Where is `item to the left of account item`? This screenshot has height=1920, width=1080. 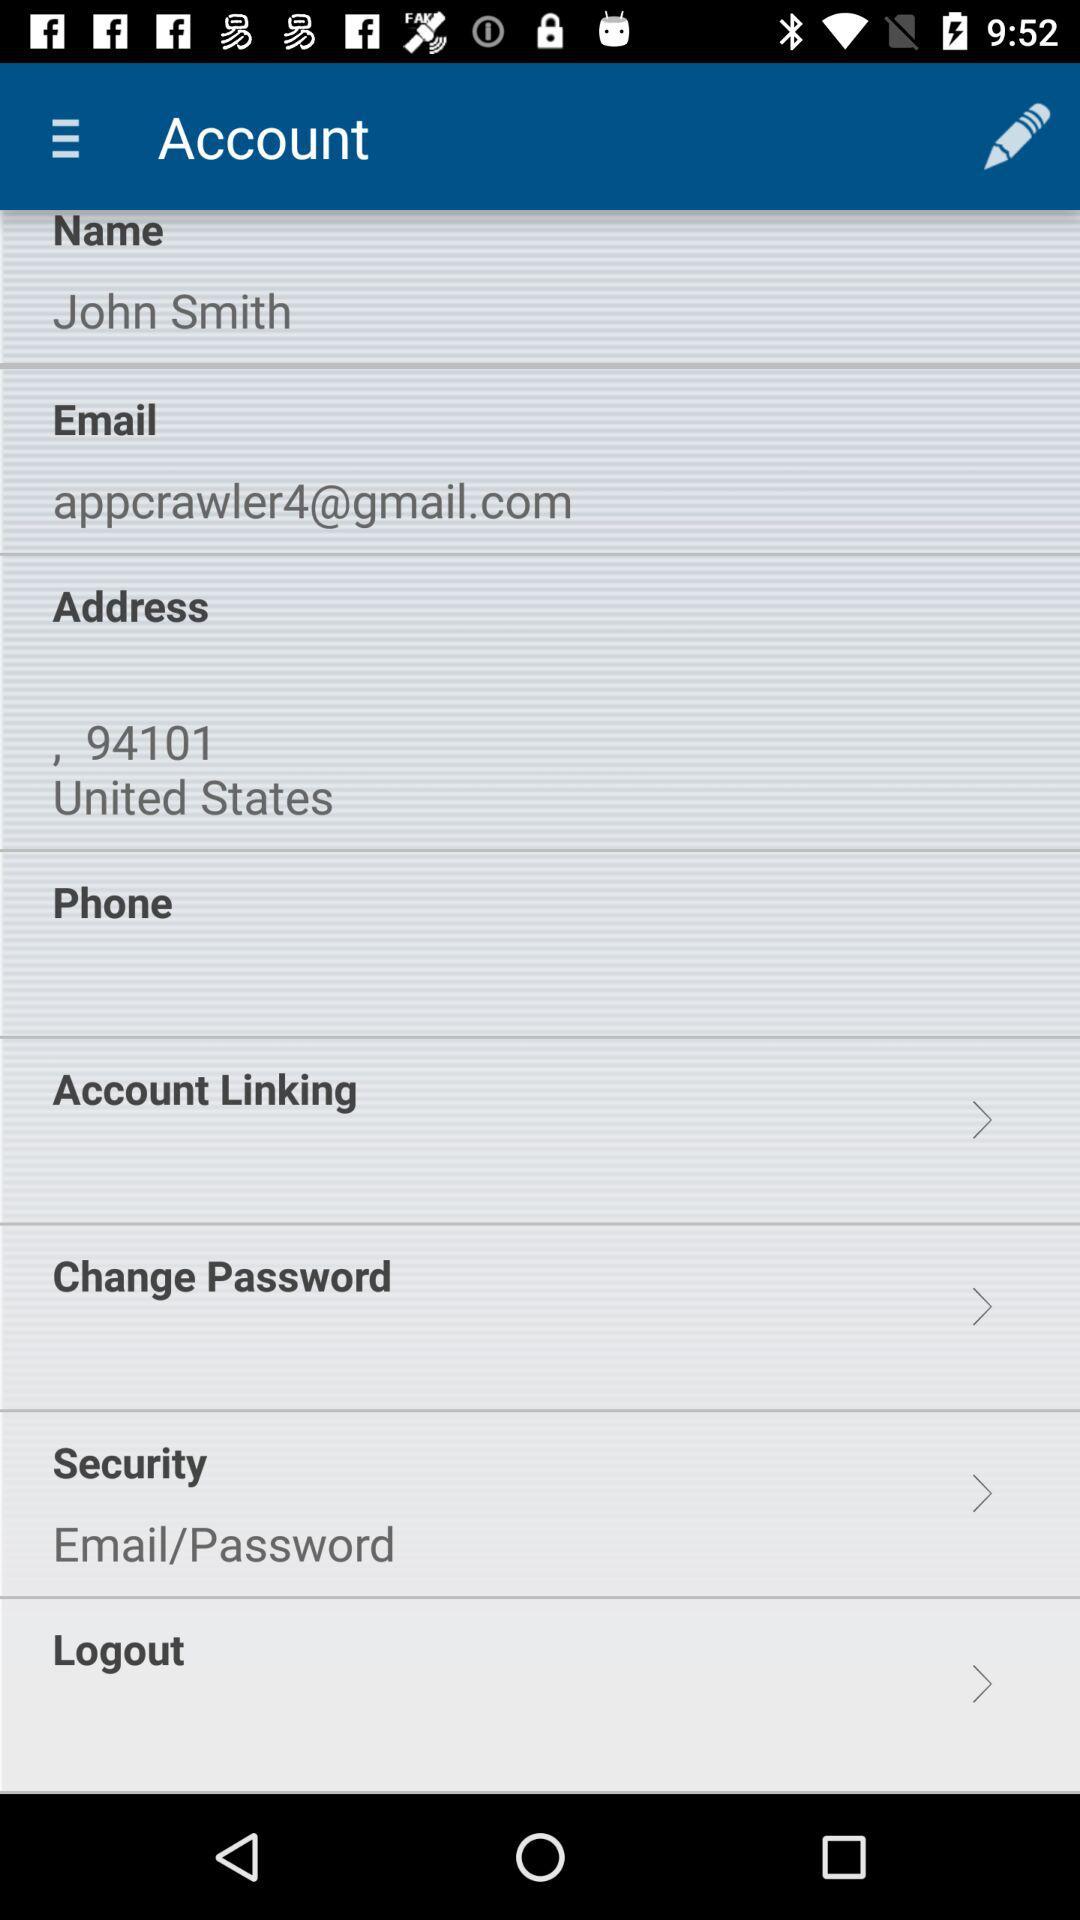
item to the left of account item is located at coordinates (72, 135).